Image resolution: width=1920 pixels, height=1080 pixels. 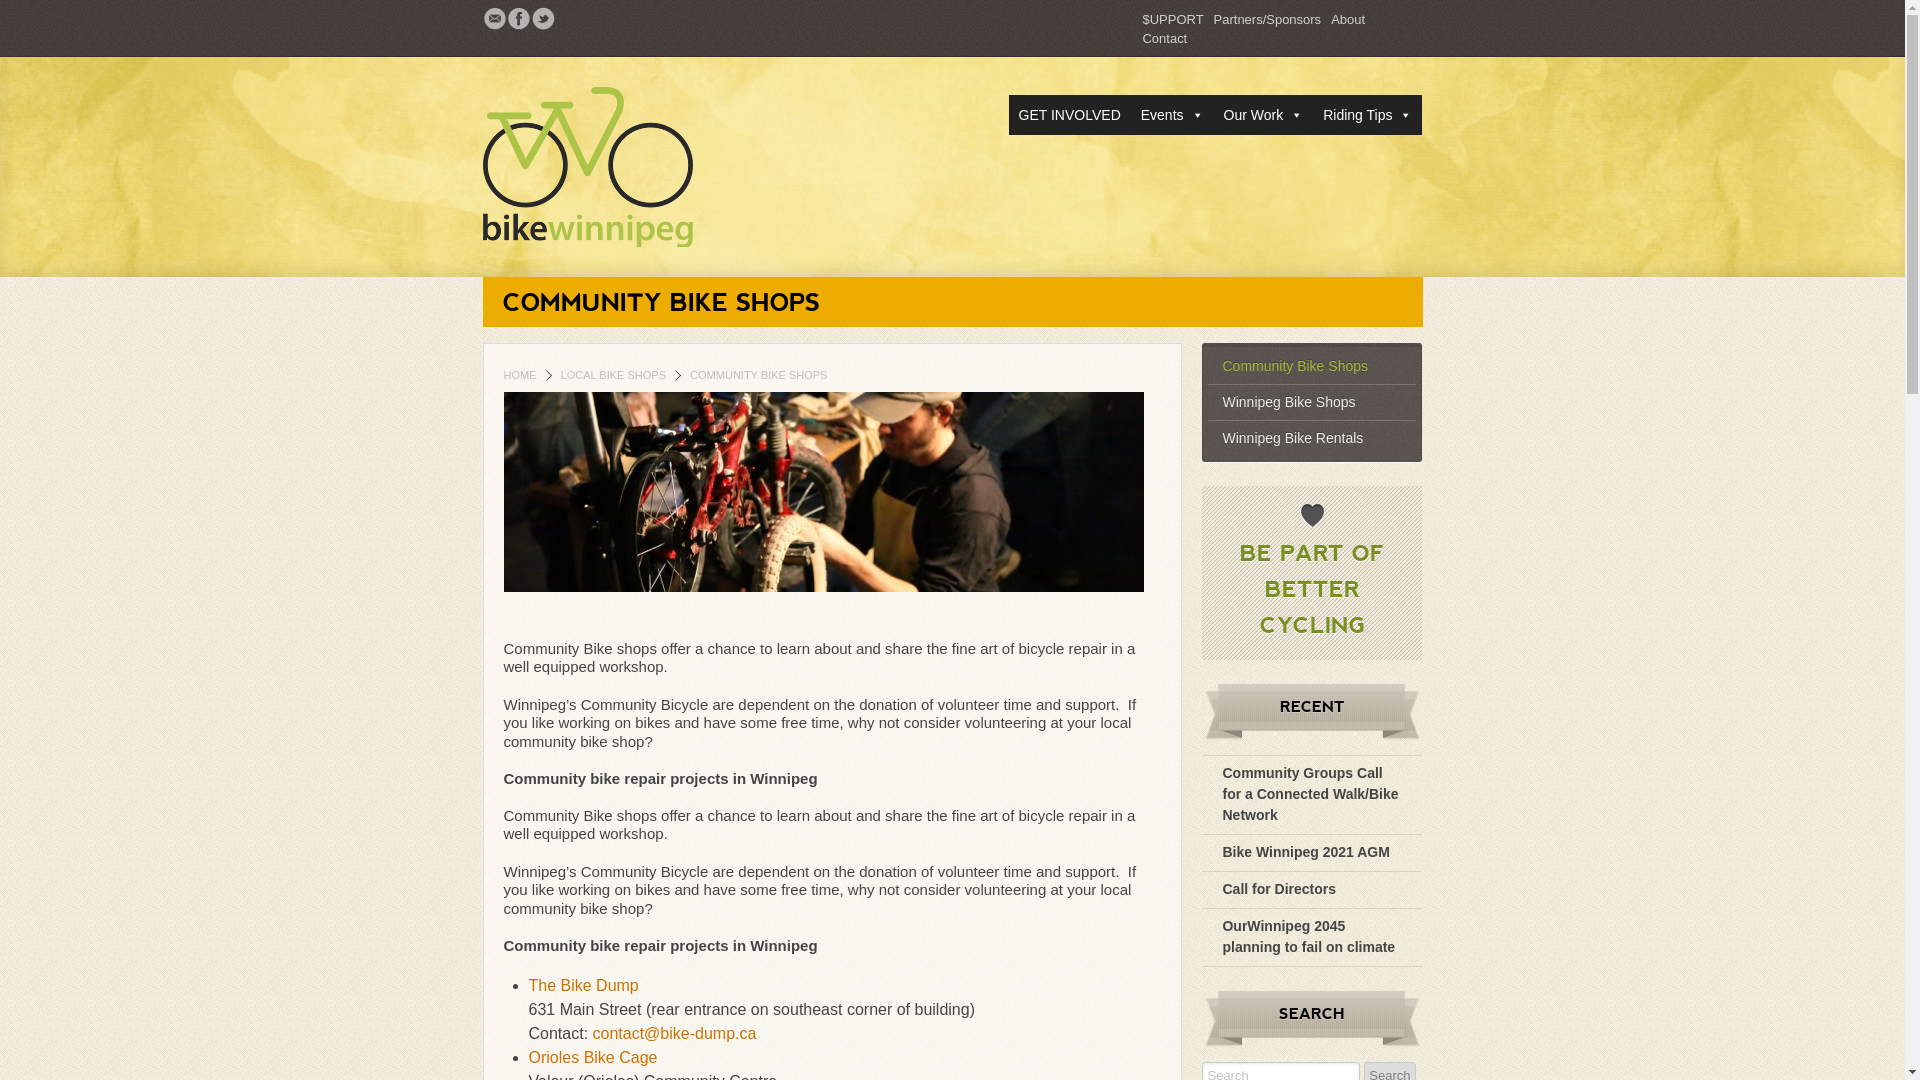 What do you see at coordinates (1305, 852) in the screenshot?
I see `'Bike Winnipeg 2021 AGM'` at bounding box center [1305, 852].